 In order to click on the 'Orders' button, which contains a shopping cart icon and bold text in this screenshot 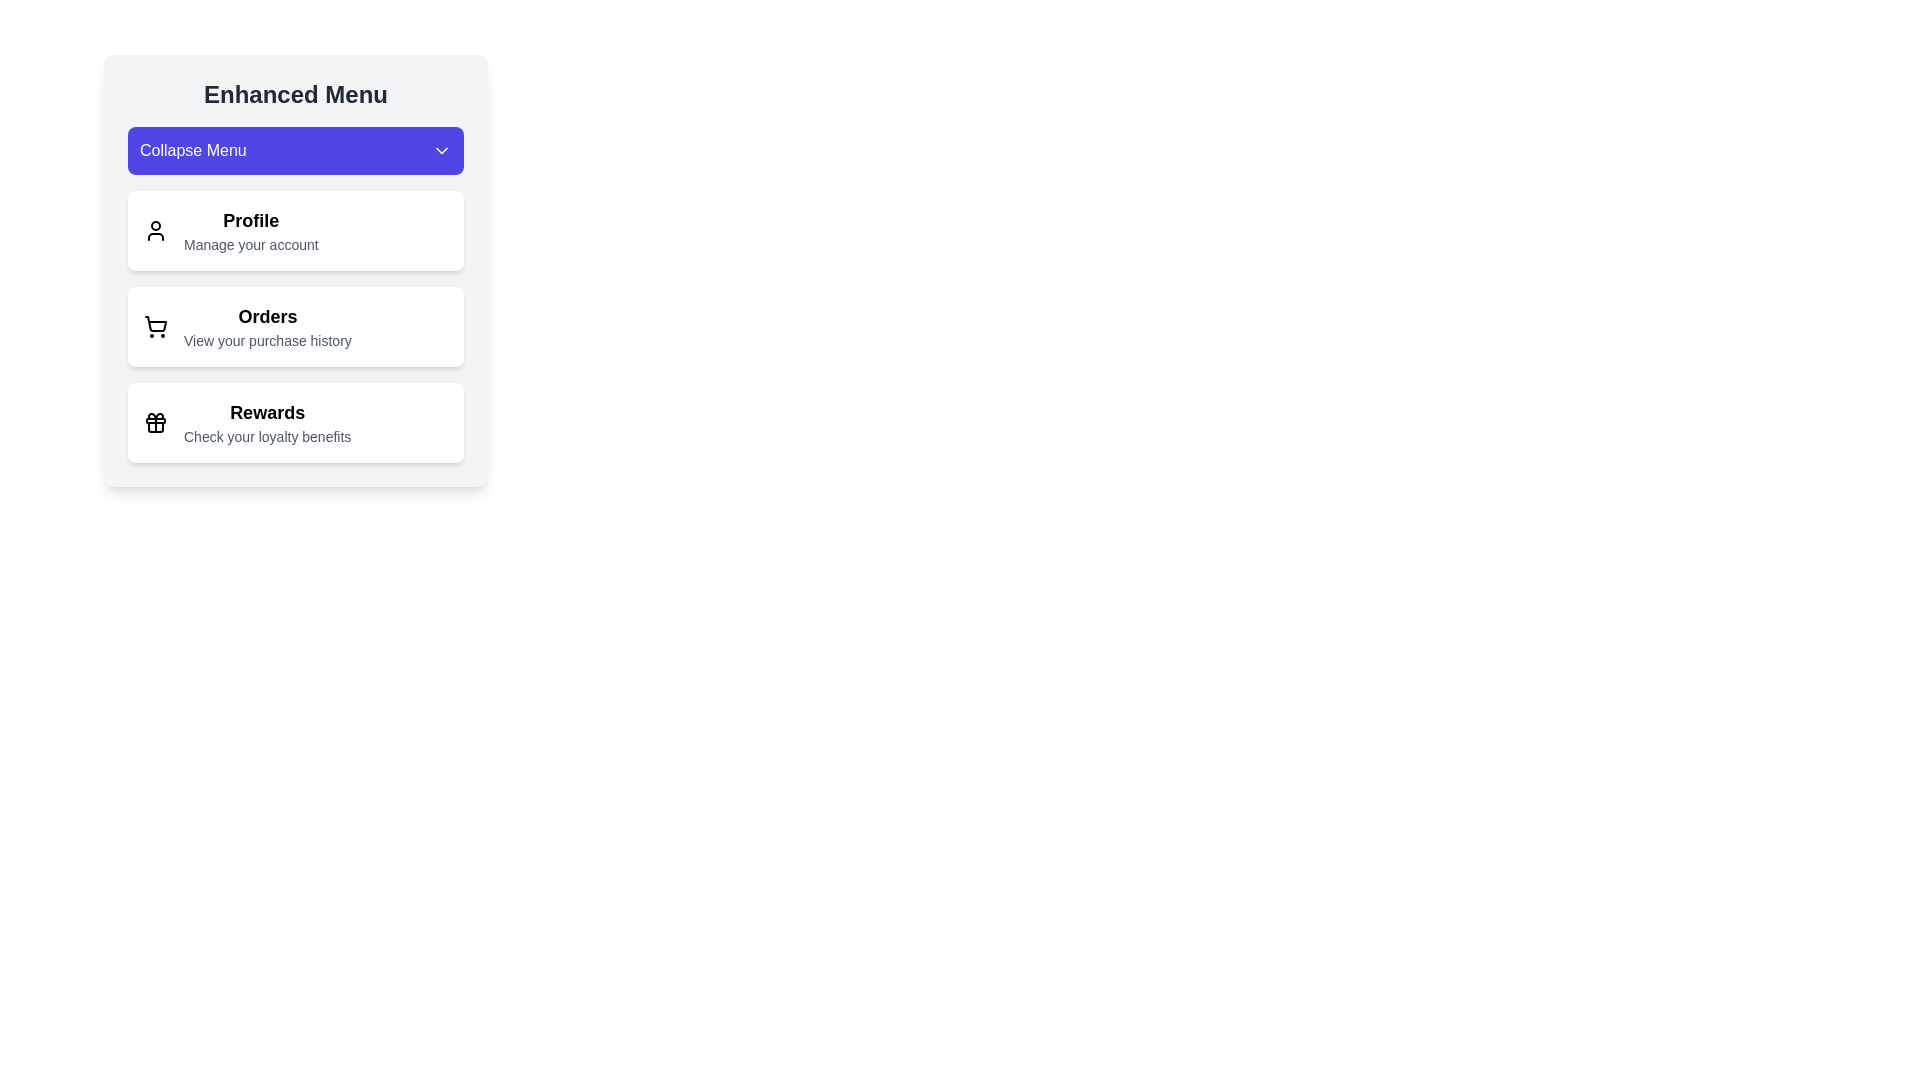, I will do `click(295, 326)`.